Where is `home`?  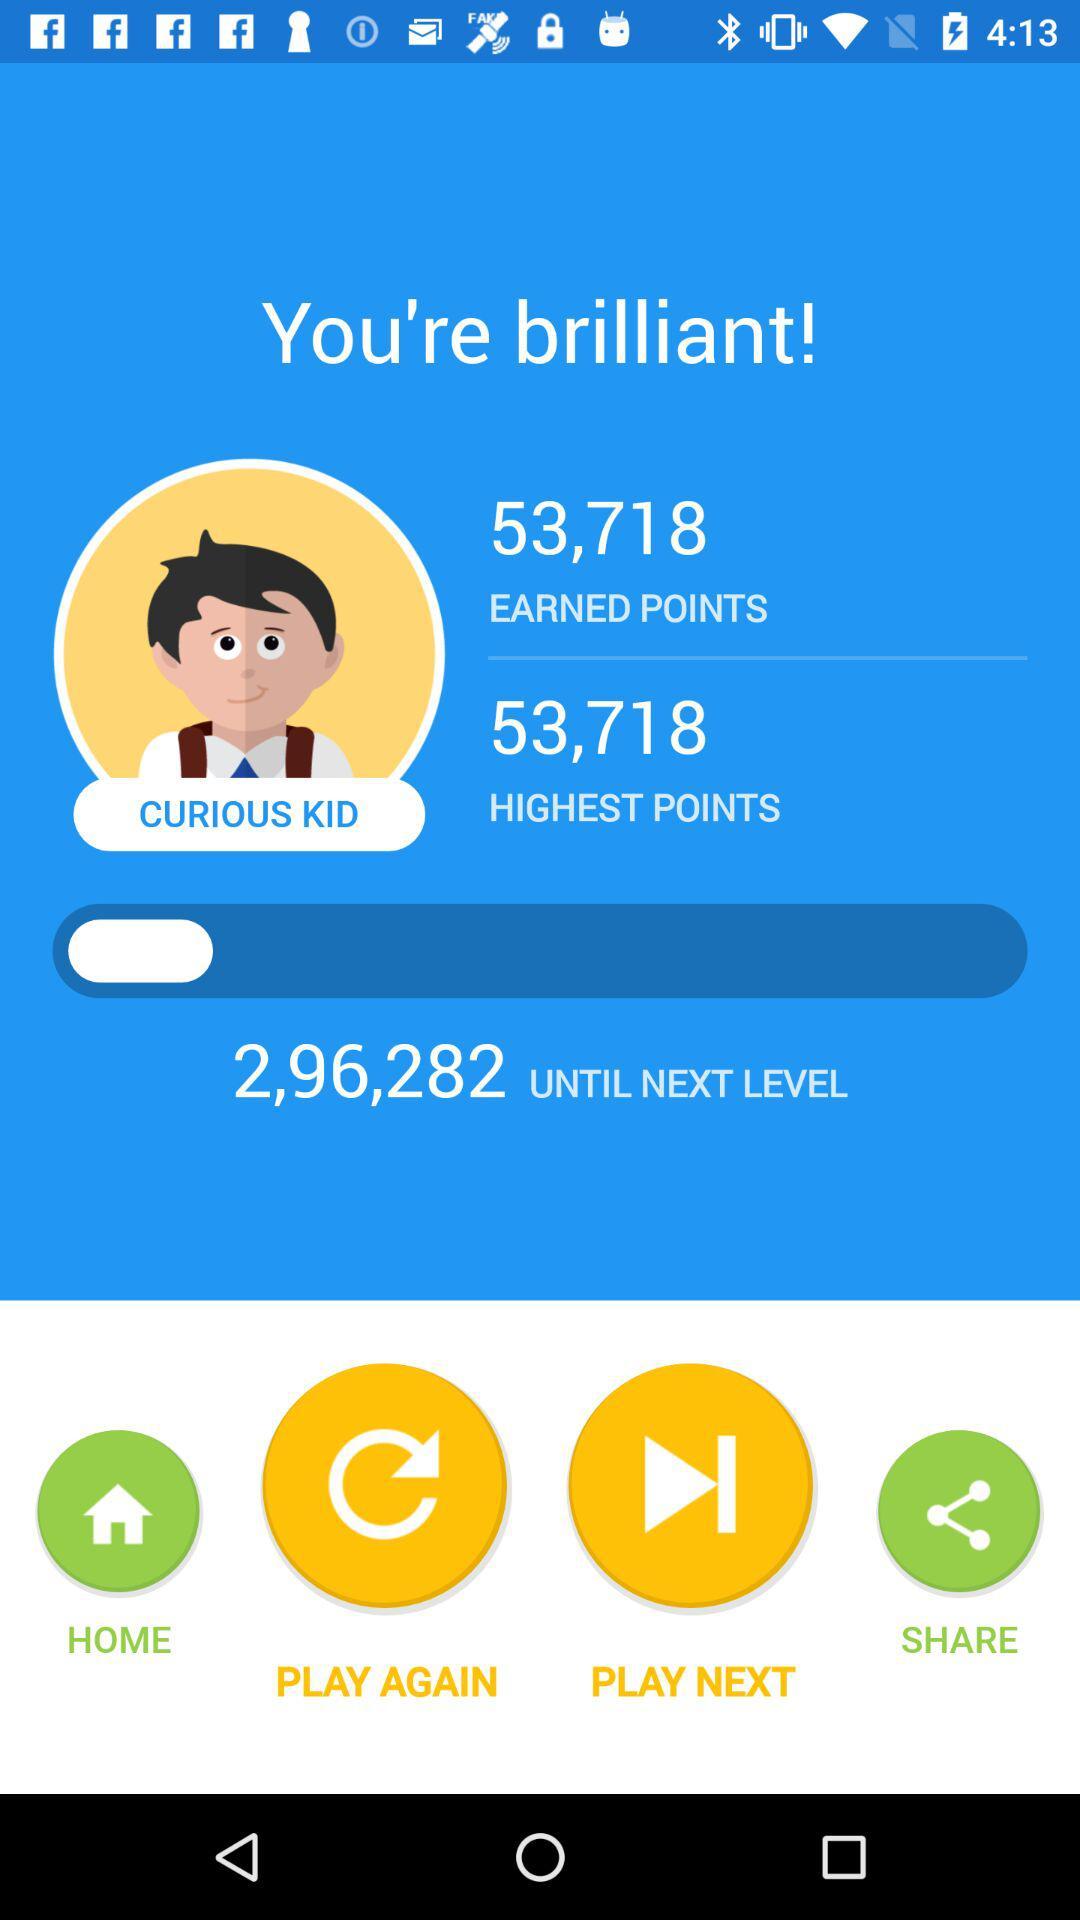 home is located at coordinates (119, 1638).